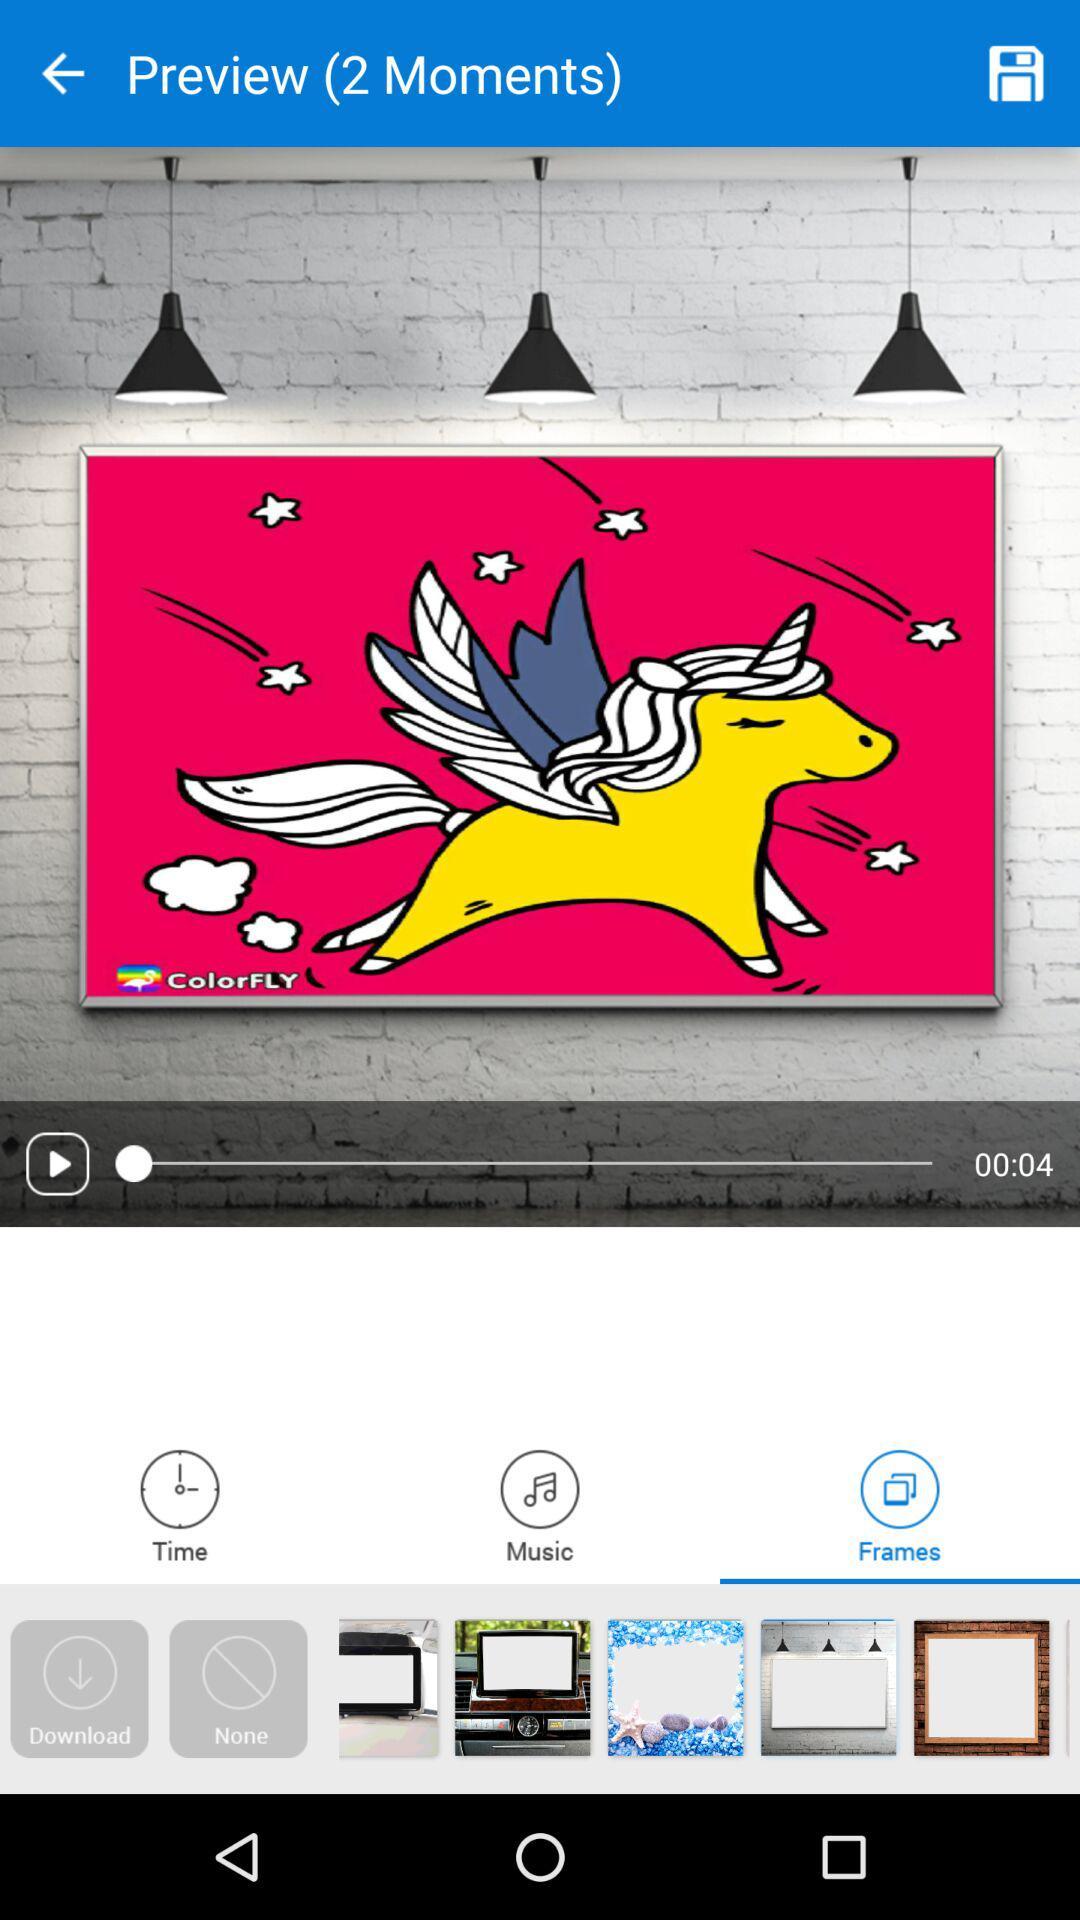 This screenshot has width=1080, height=1920. I want to click on icon on the left, so click(56, 1163).